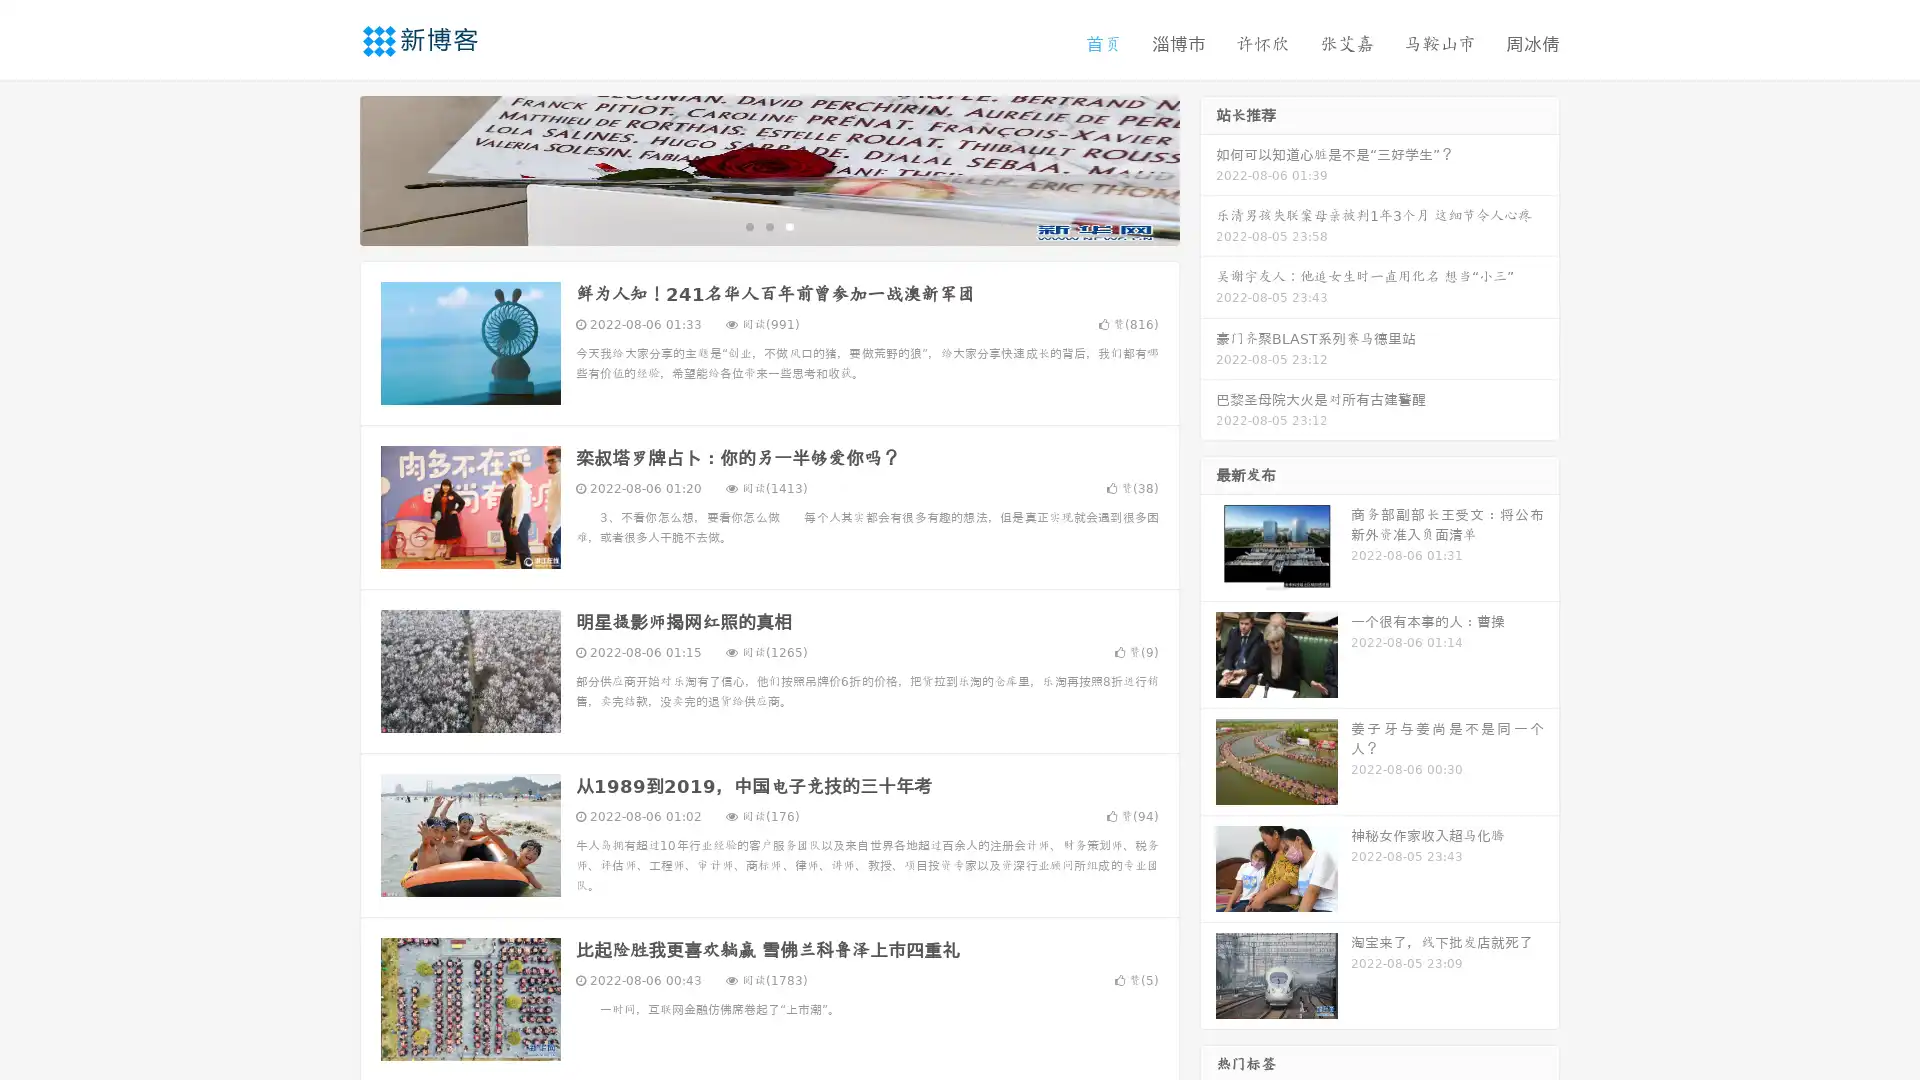 This screenshot has width=1920, height=1080. I want to click on Next slide, so click(1208, 168).